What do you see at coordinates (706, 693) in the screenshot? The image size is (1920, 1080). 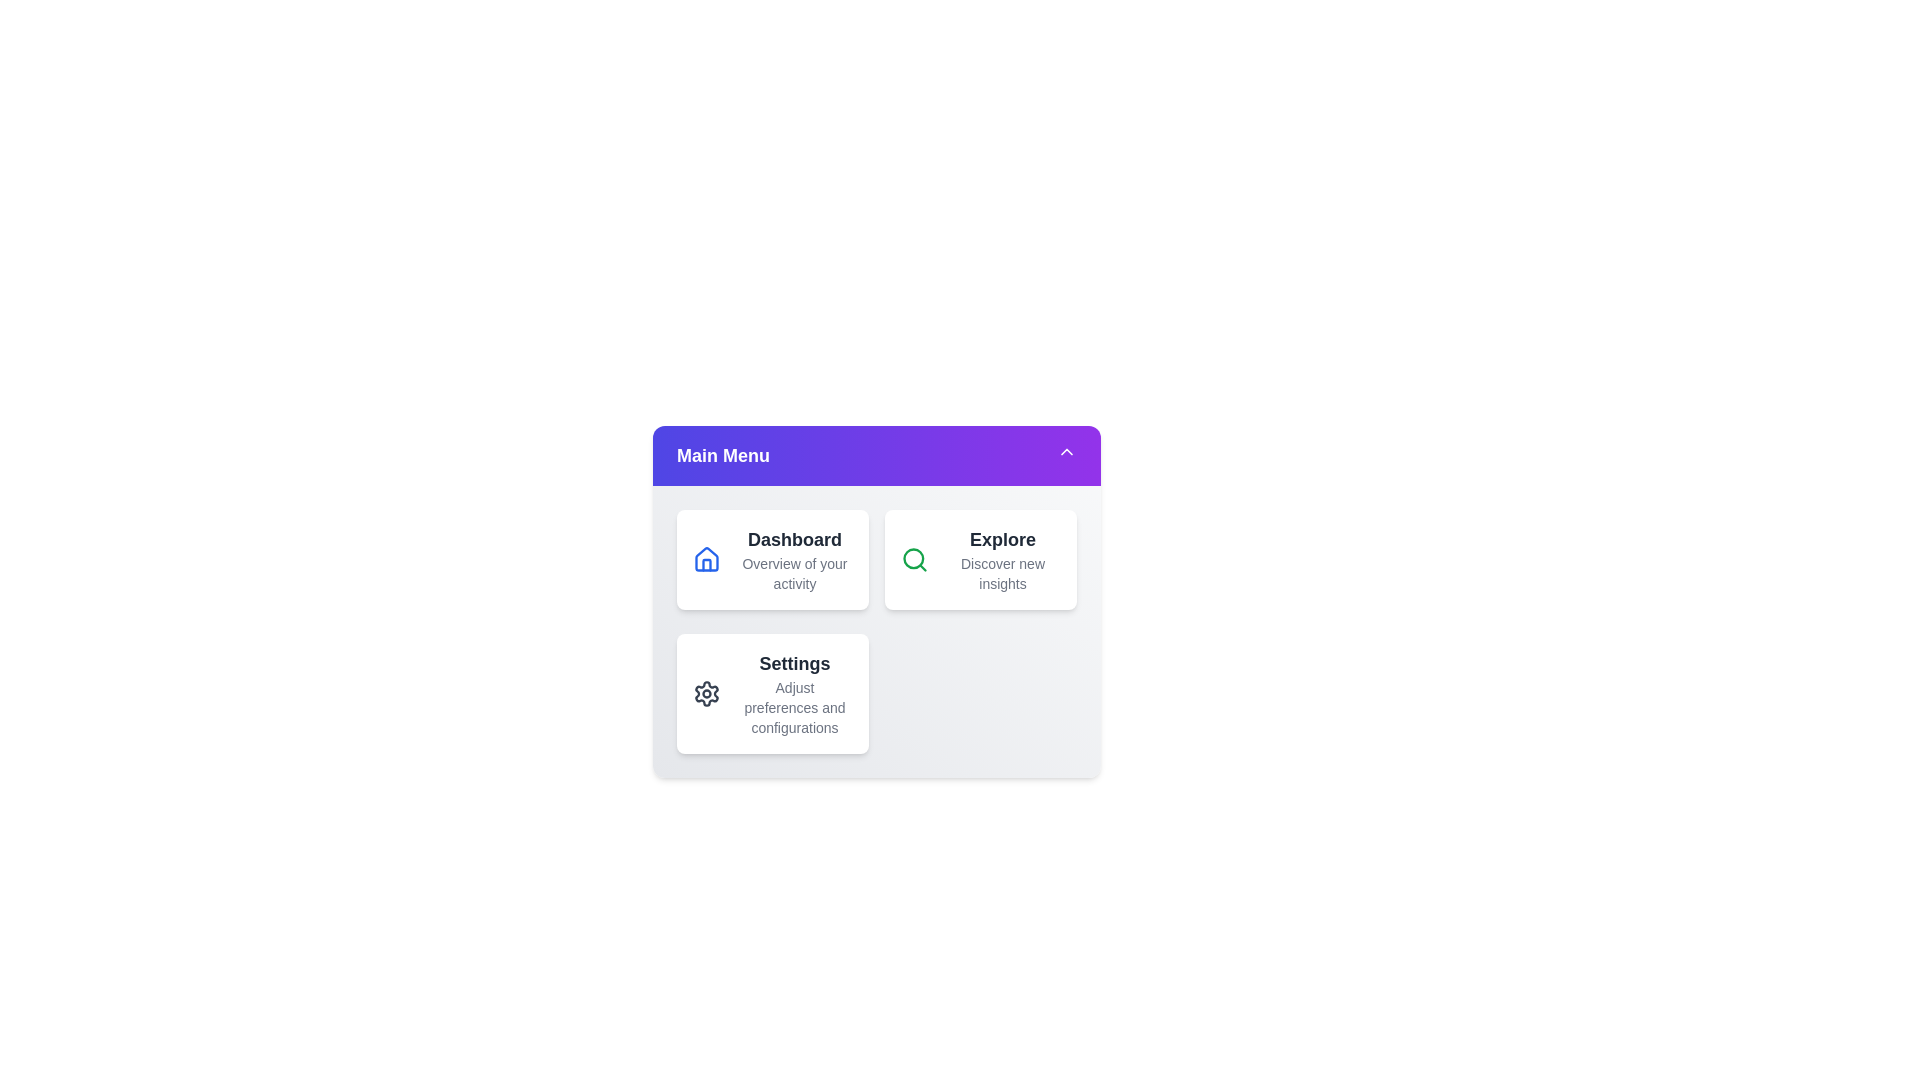 I see `the Settings icon to provide feedback` at bounding box center [706, 693].